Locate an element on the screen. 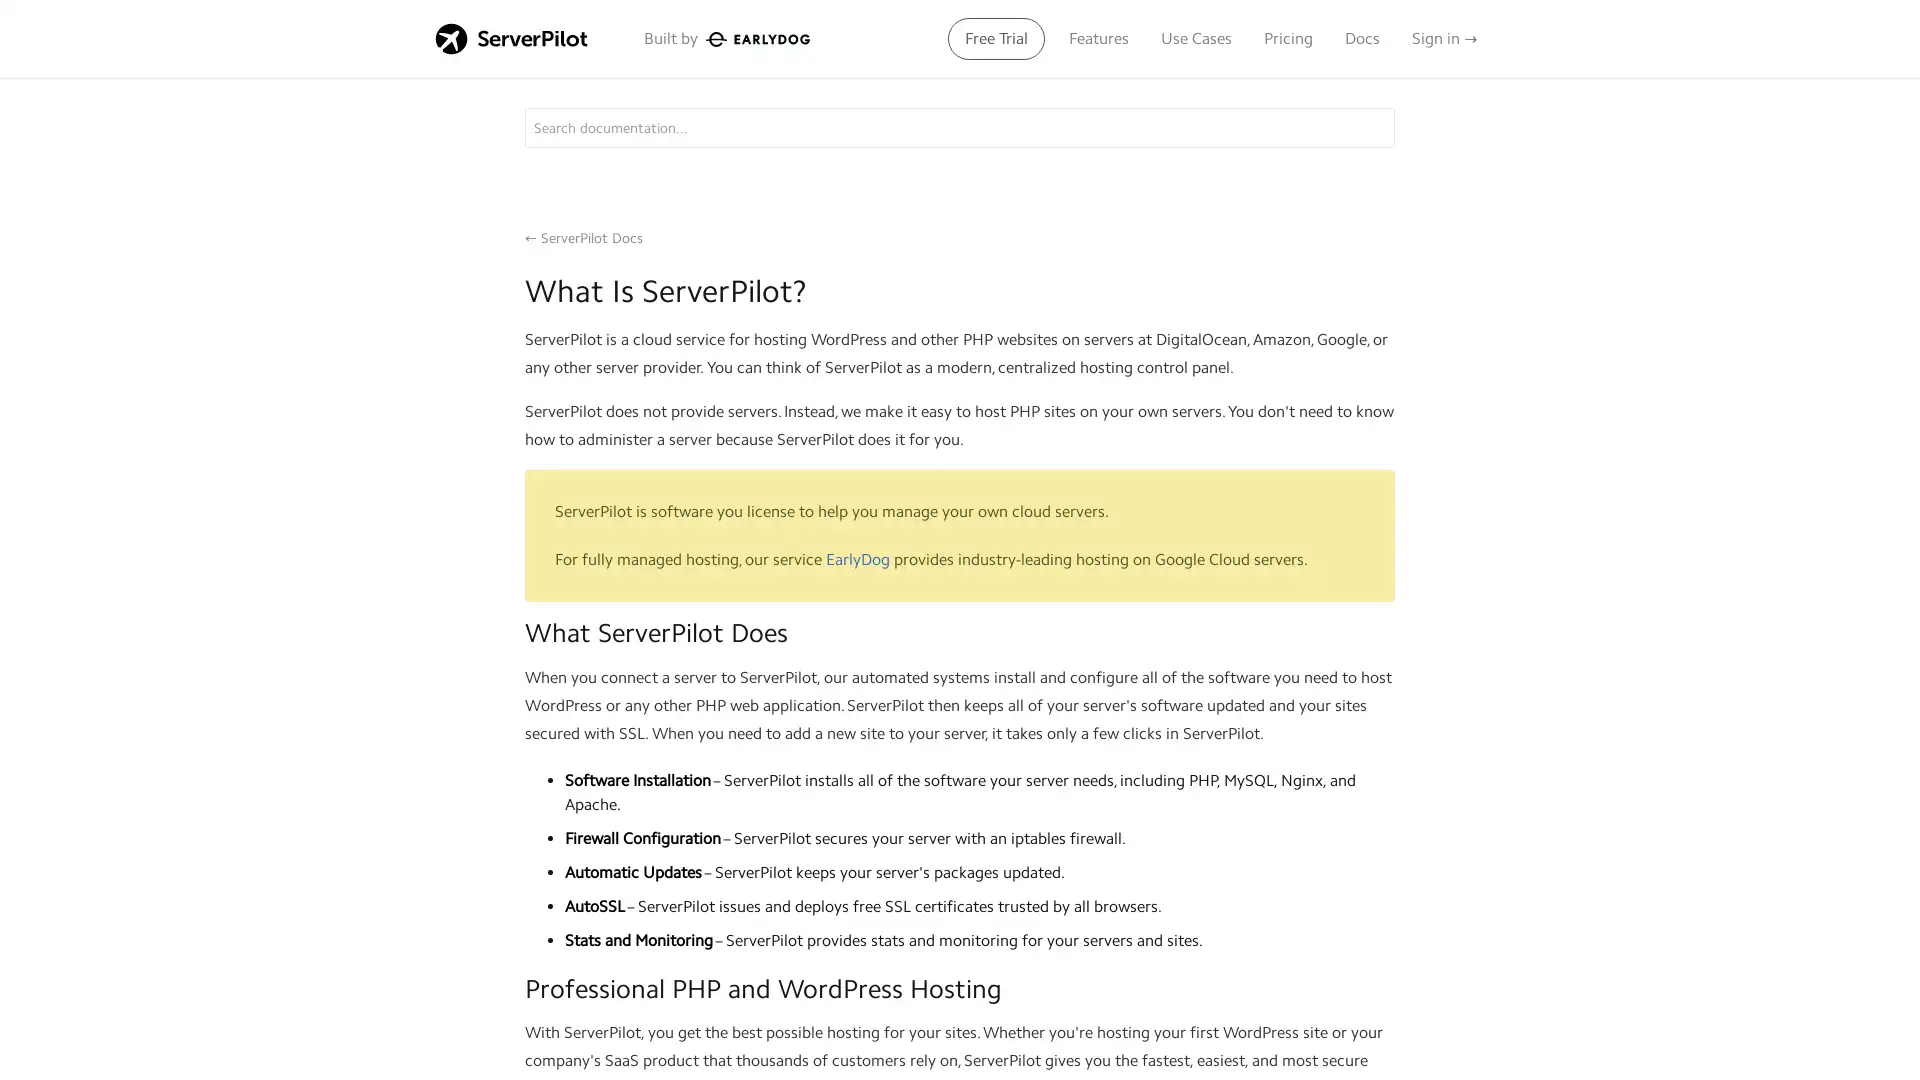 This screenshot has height=1080, width=1920. Free Trial is located at coordinates (996, 38).